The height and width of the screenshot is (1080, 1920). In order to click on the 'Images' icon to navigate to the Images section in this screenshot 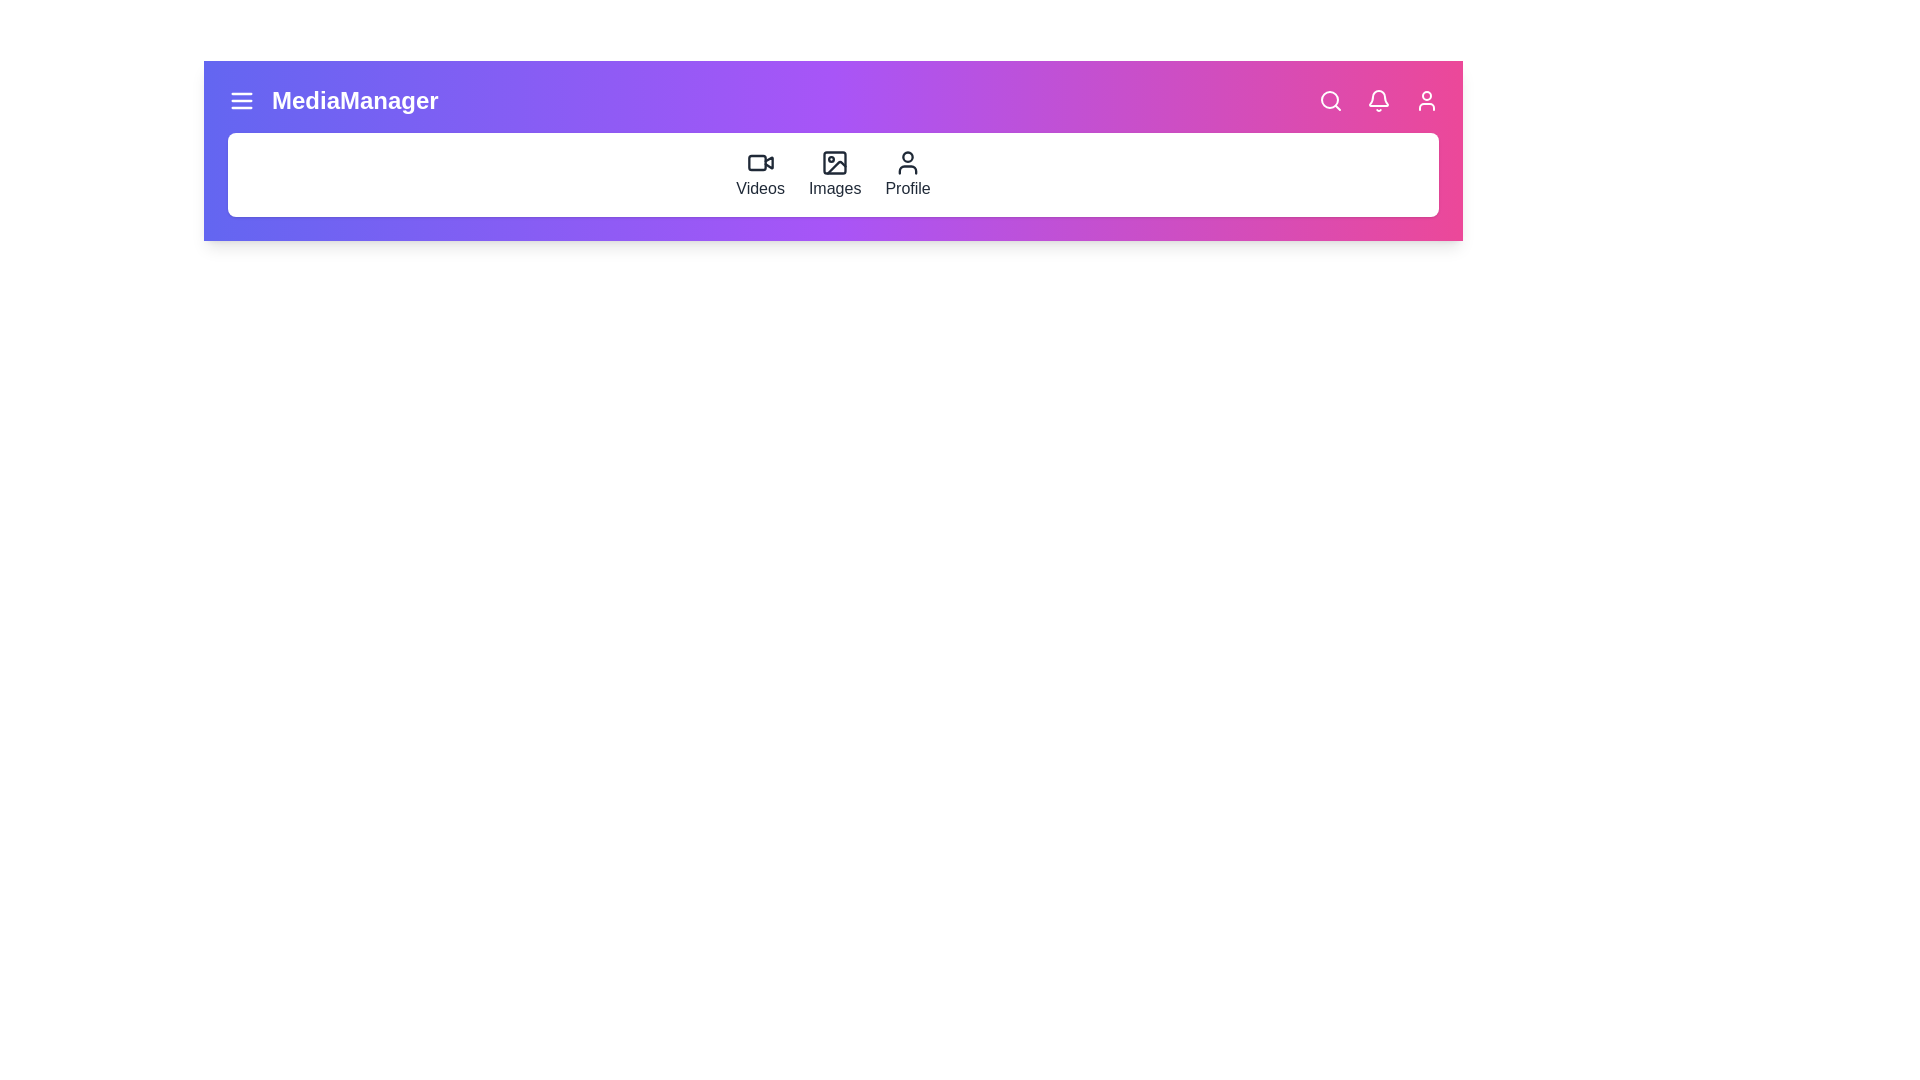, I will do `click(835, 173)`.